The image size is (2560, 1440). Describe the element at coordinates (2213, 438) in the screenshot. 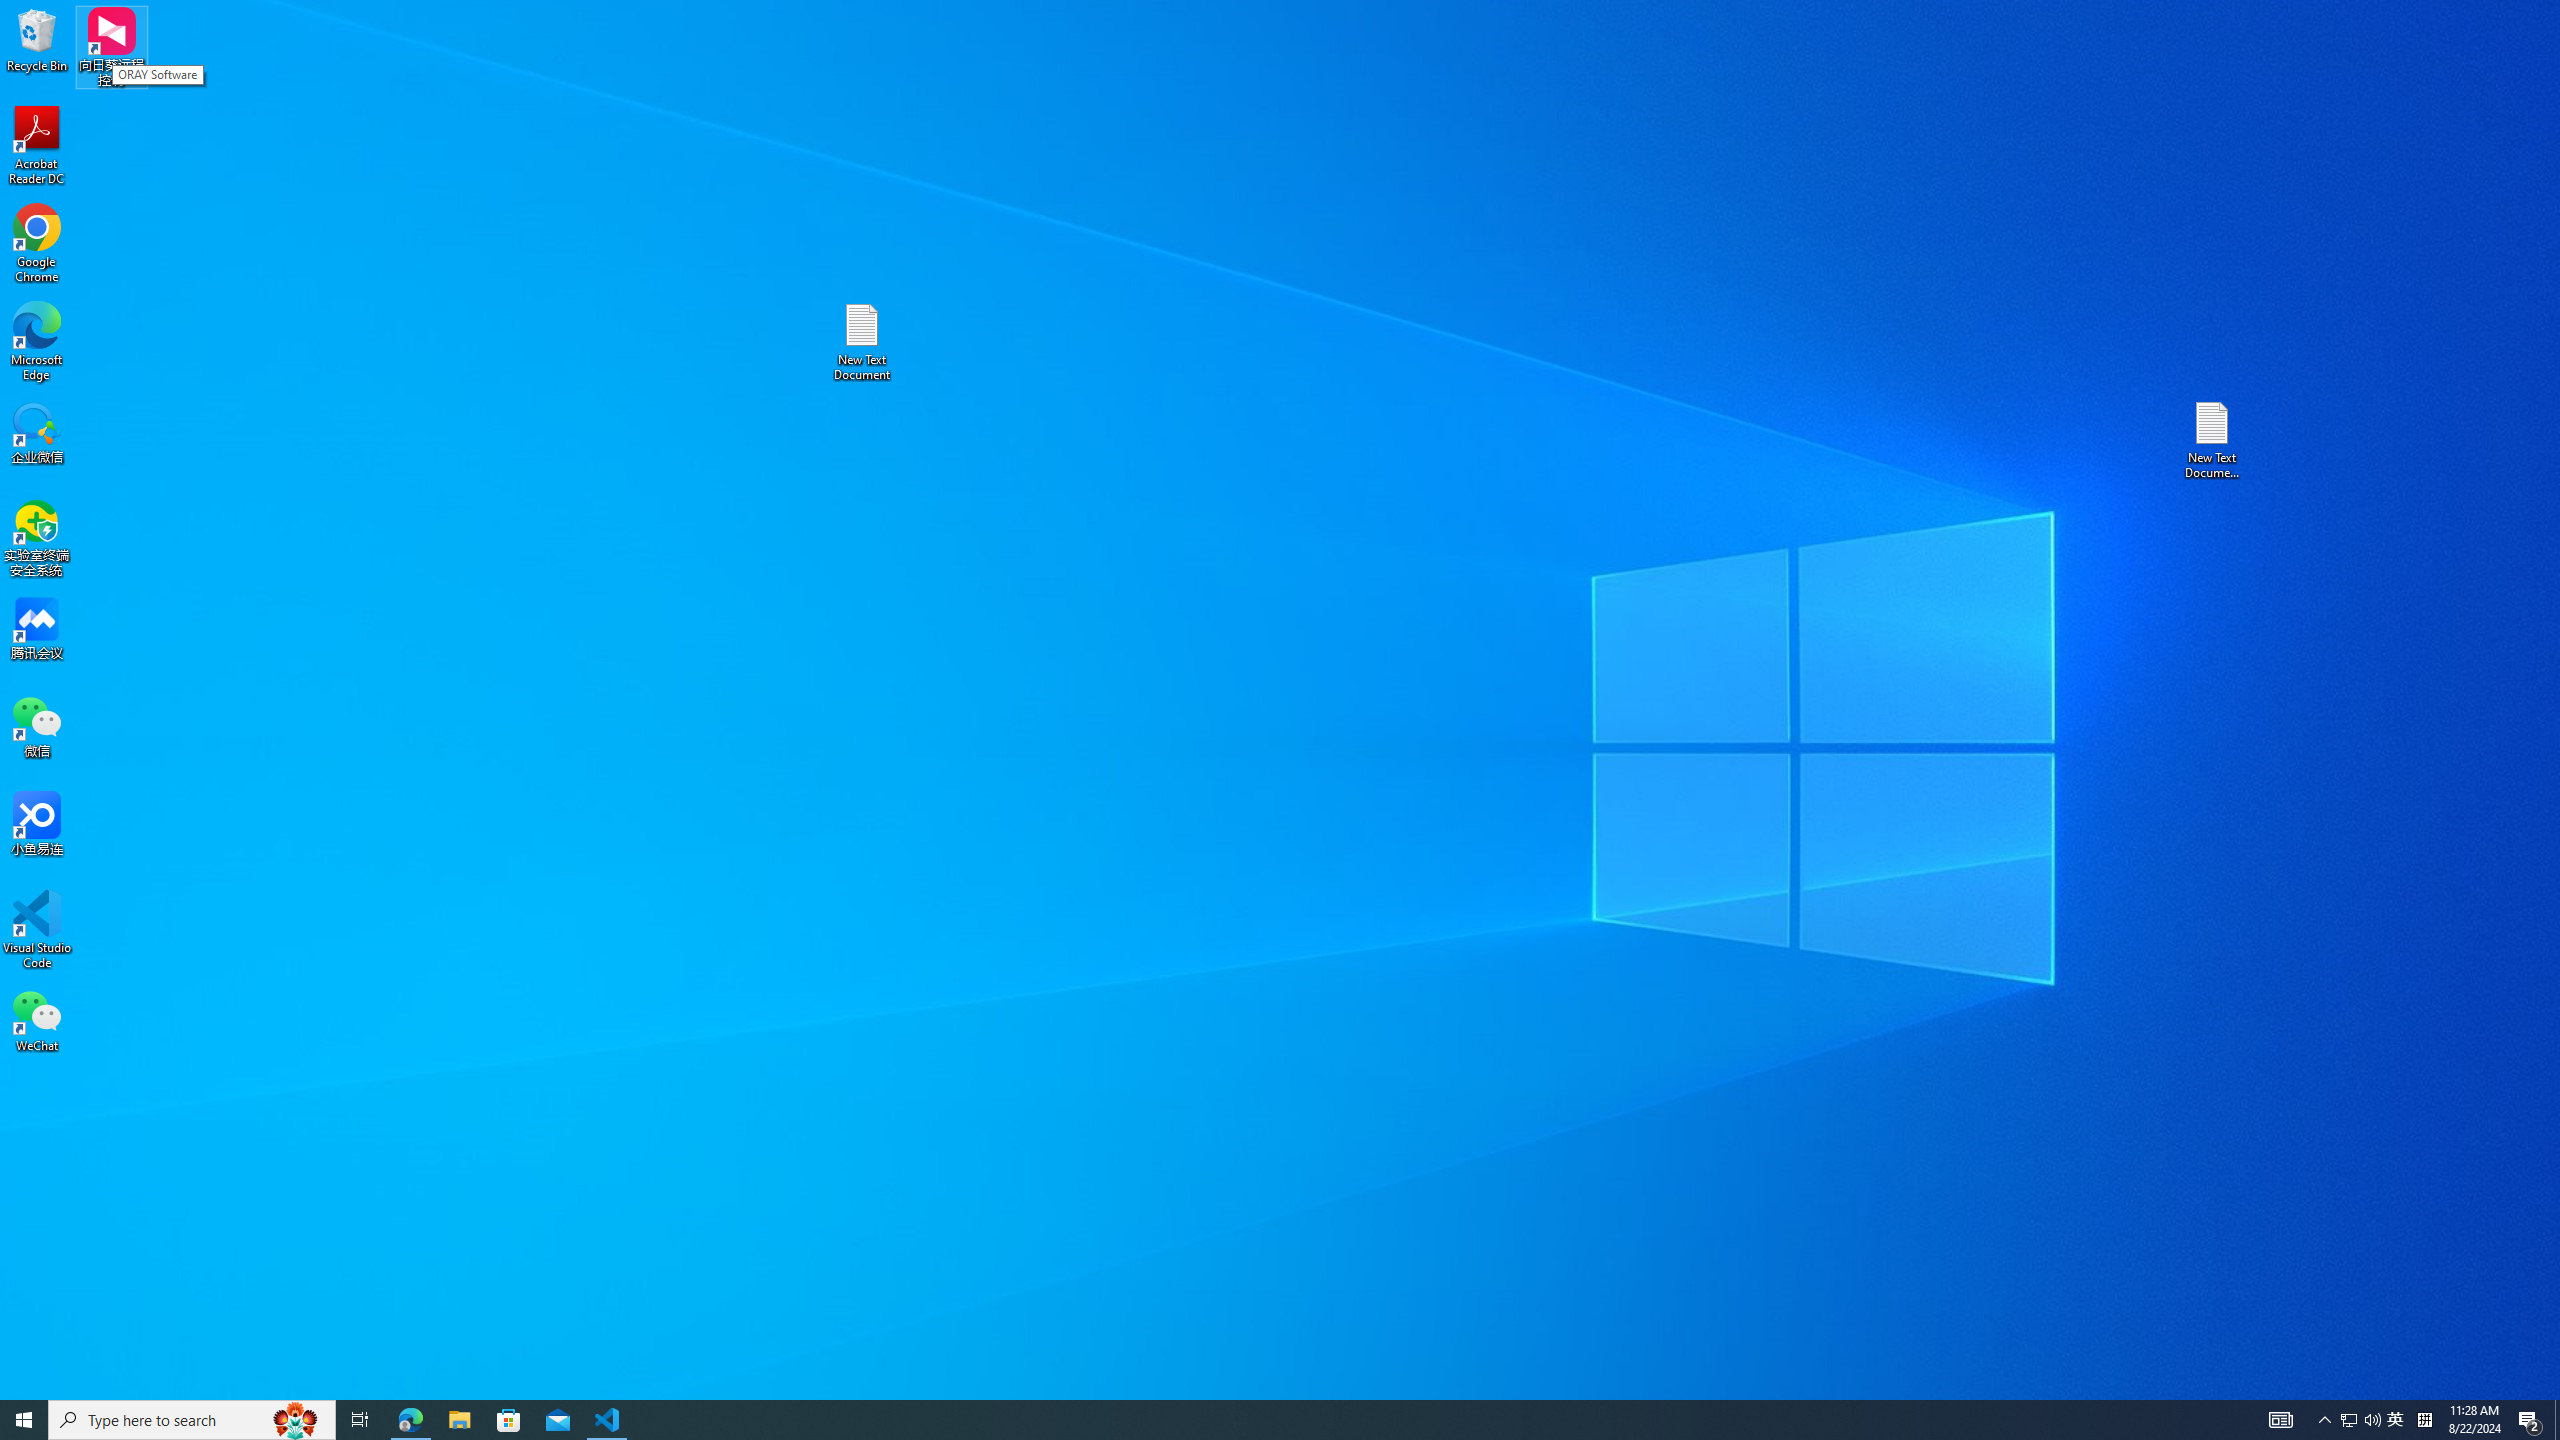

I see `'New Text Document (2)'` at that location.